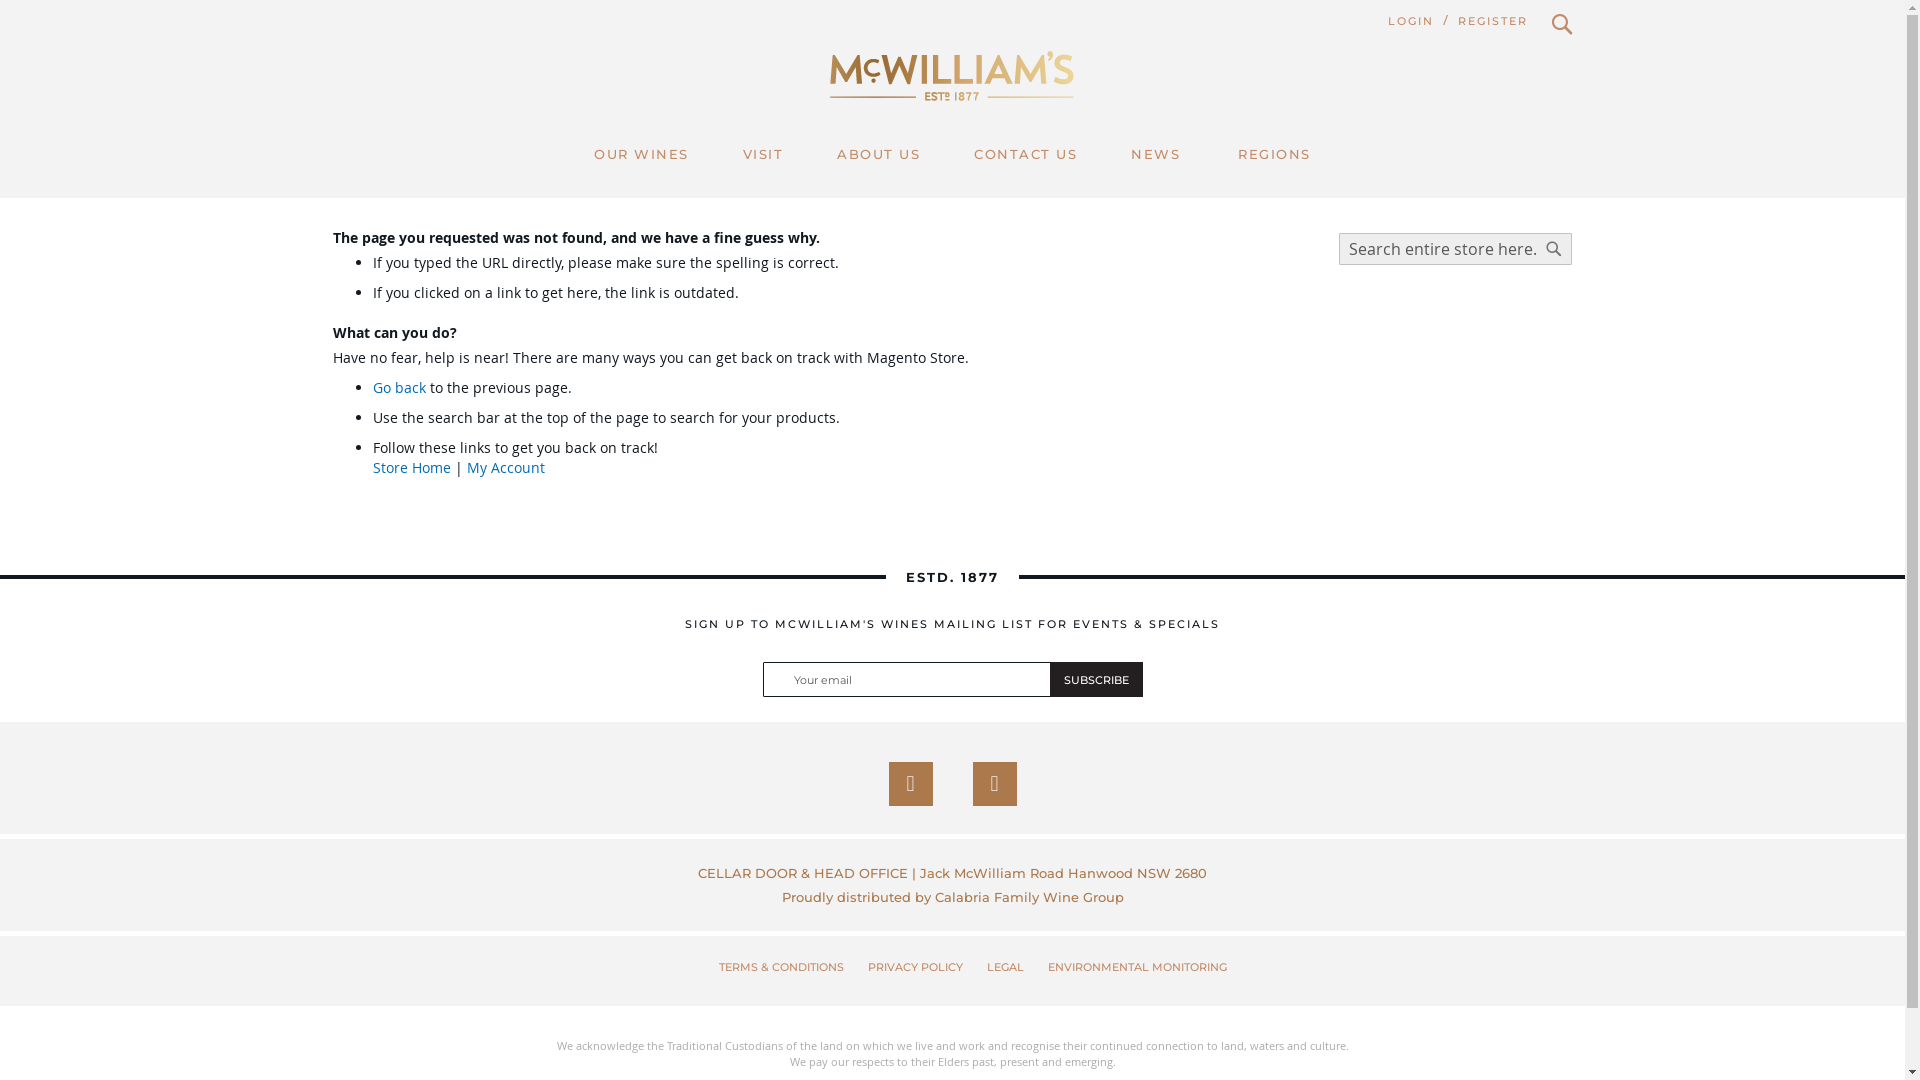 The height and width of the screenshot is (1080, 1920). Describe the element at coordinates (1155, 153) in the screenshot. I see `'NEWS'` at that location.